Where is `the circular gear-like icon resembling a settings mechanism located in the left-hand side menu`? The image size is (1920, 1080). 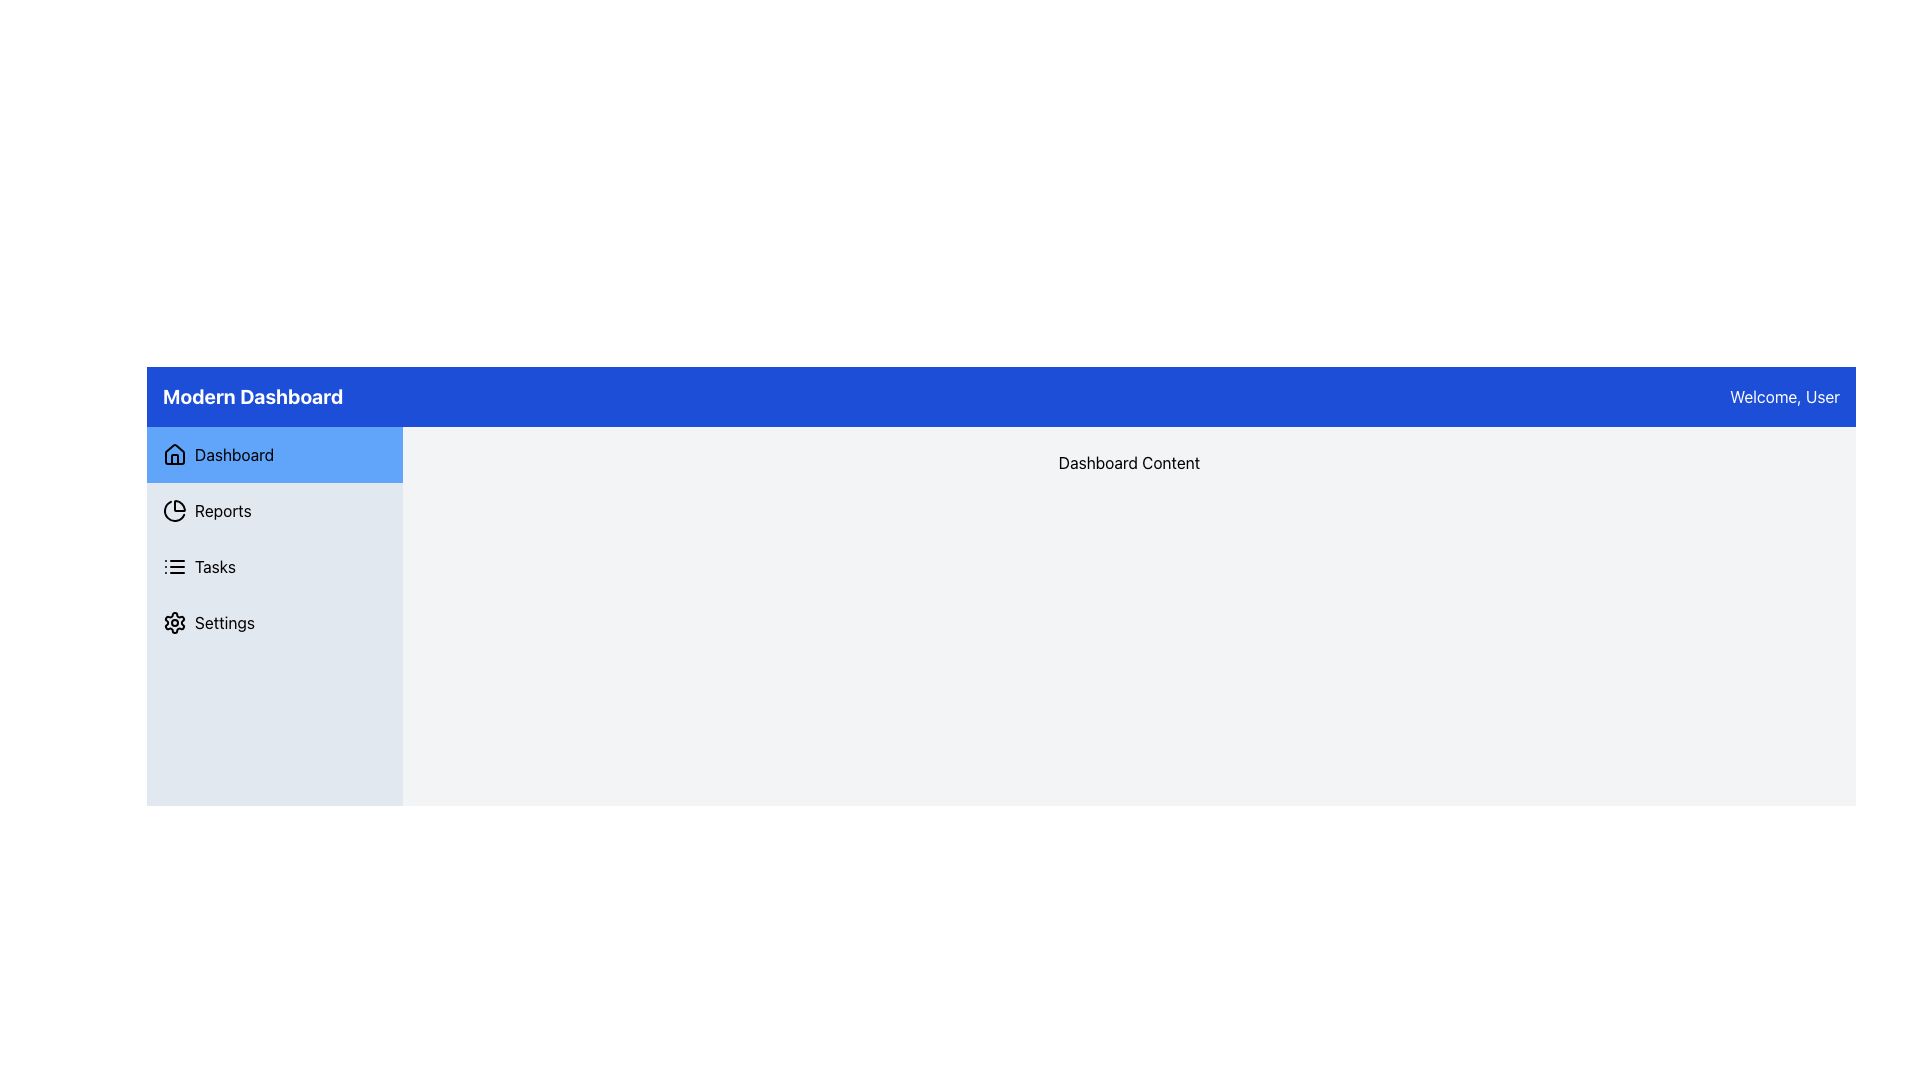 the circular gear-like icon resembling a settings mechanism located in the left-hand side menu is located at coordinates (174, 622).